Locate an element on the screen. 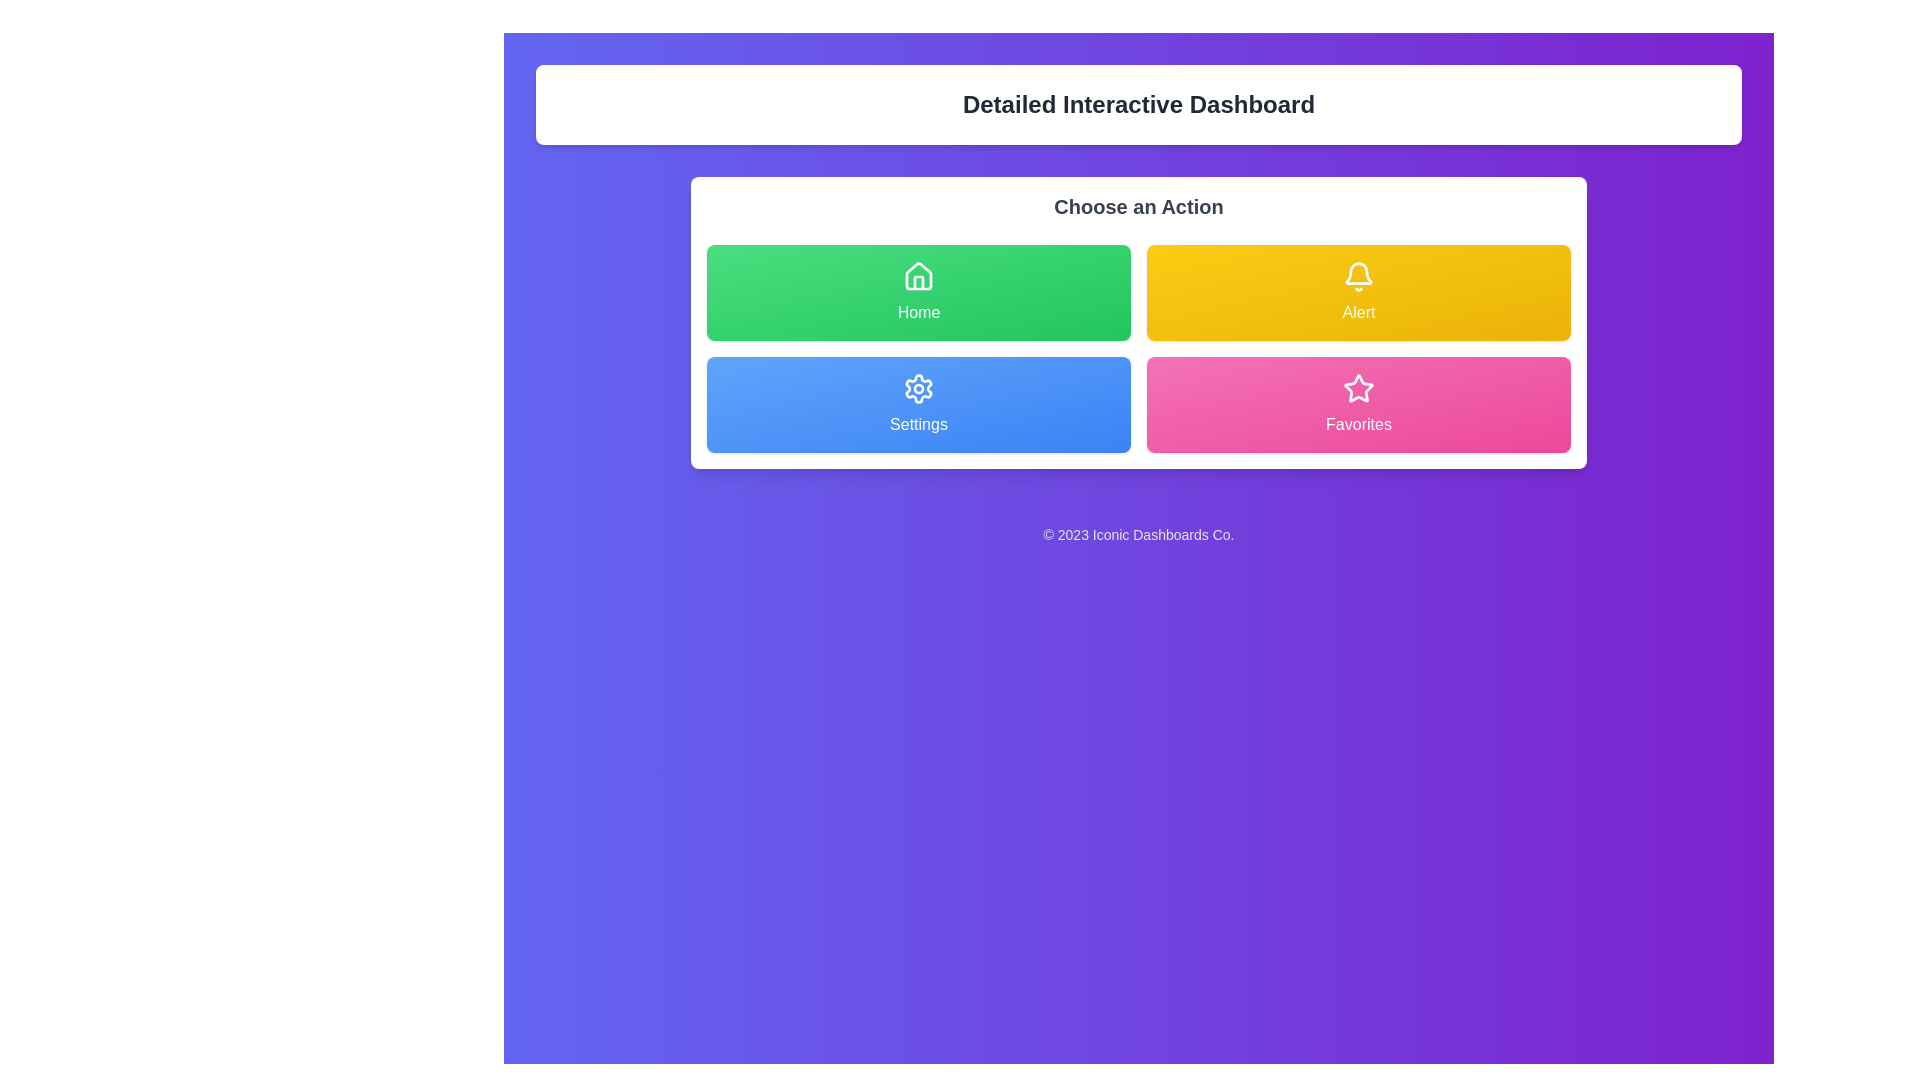 The width and height of the screenshot is (1920, 1080). the bell icon with a yellow background and white outline, located at the center-top of the 'Alert' button in the 'Choose an Action' section is located at coordinates (1358, 277).